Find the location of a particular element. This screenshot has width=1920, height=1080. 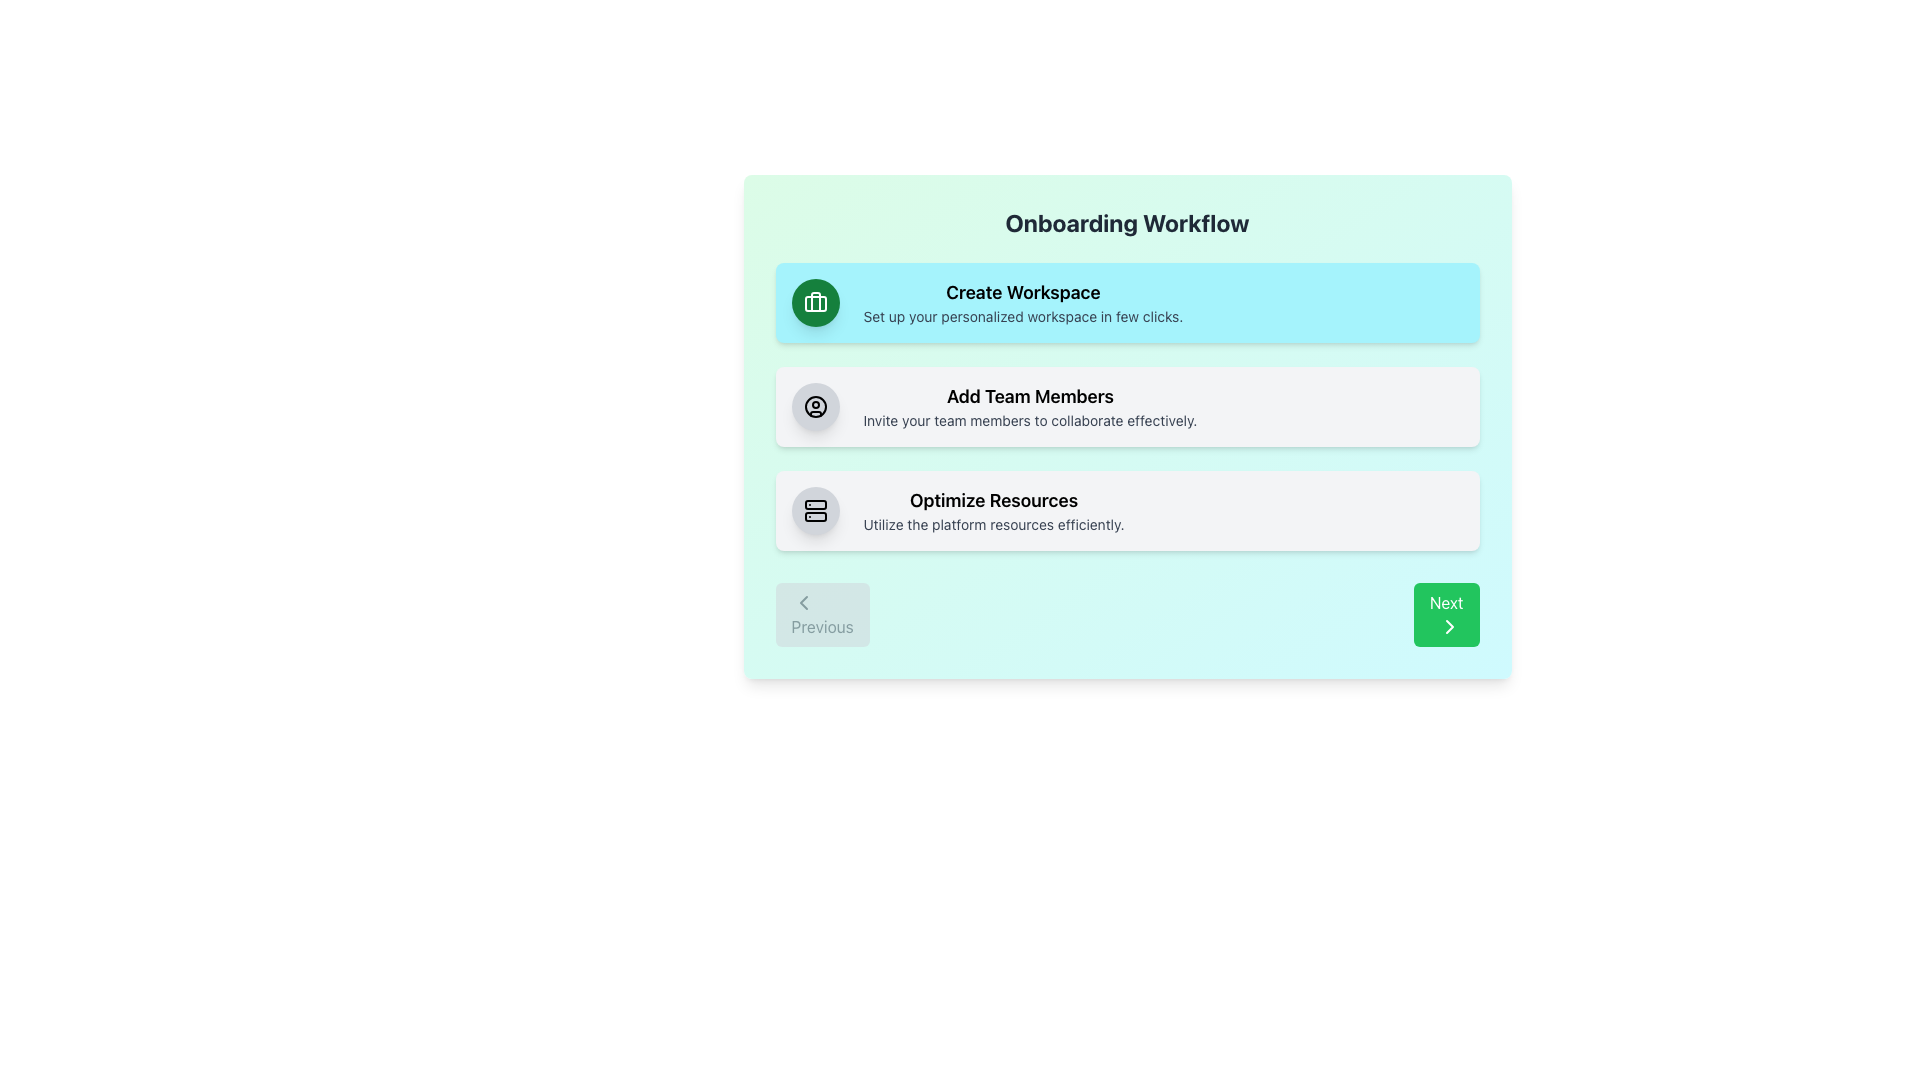

the informational card explaining the 'Optimize Resources' feature in the onboarding workflow, which is the third item in a vertical list of options is located at coordinates (1127, 509).